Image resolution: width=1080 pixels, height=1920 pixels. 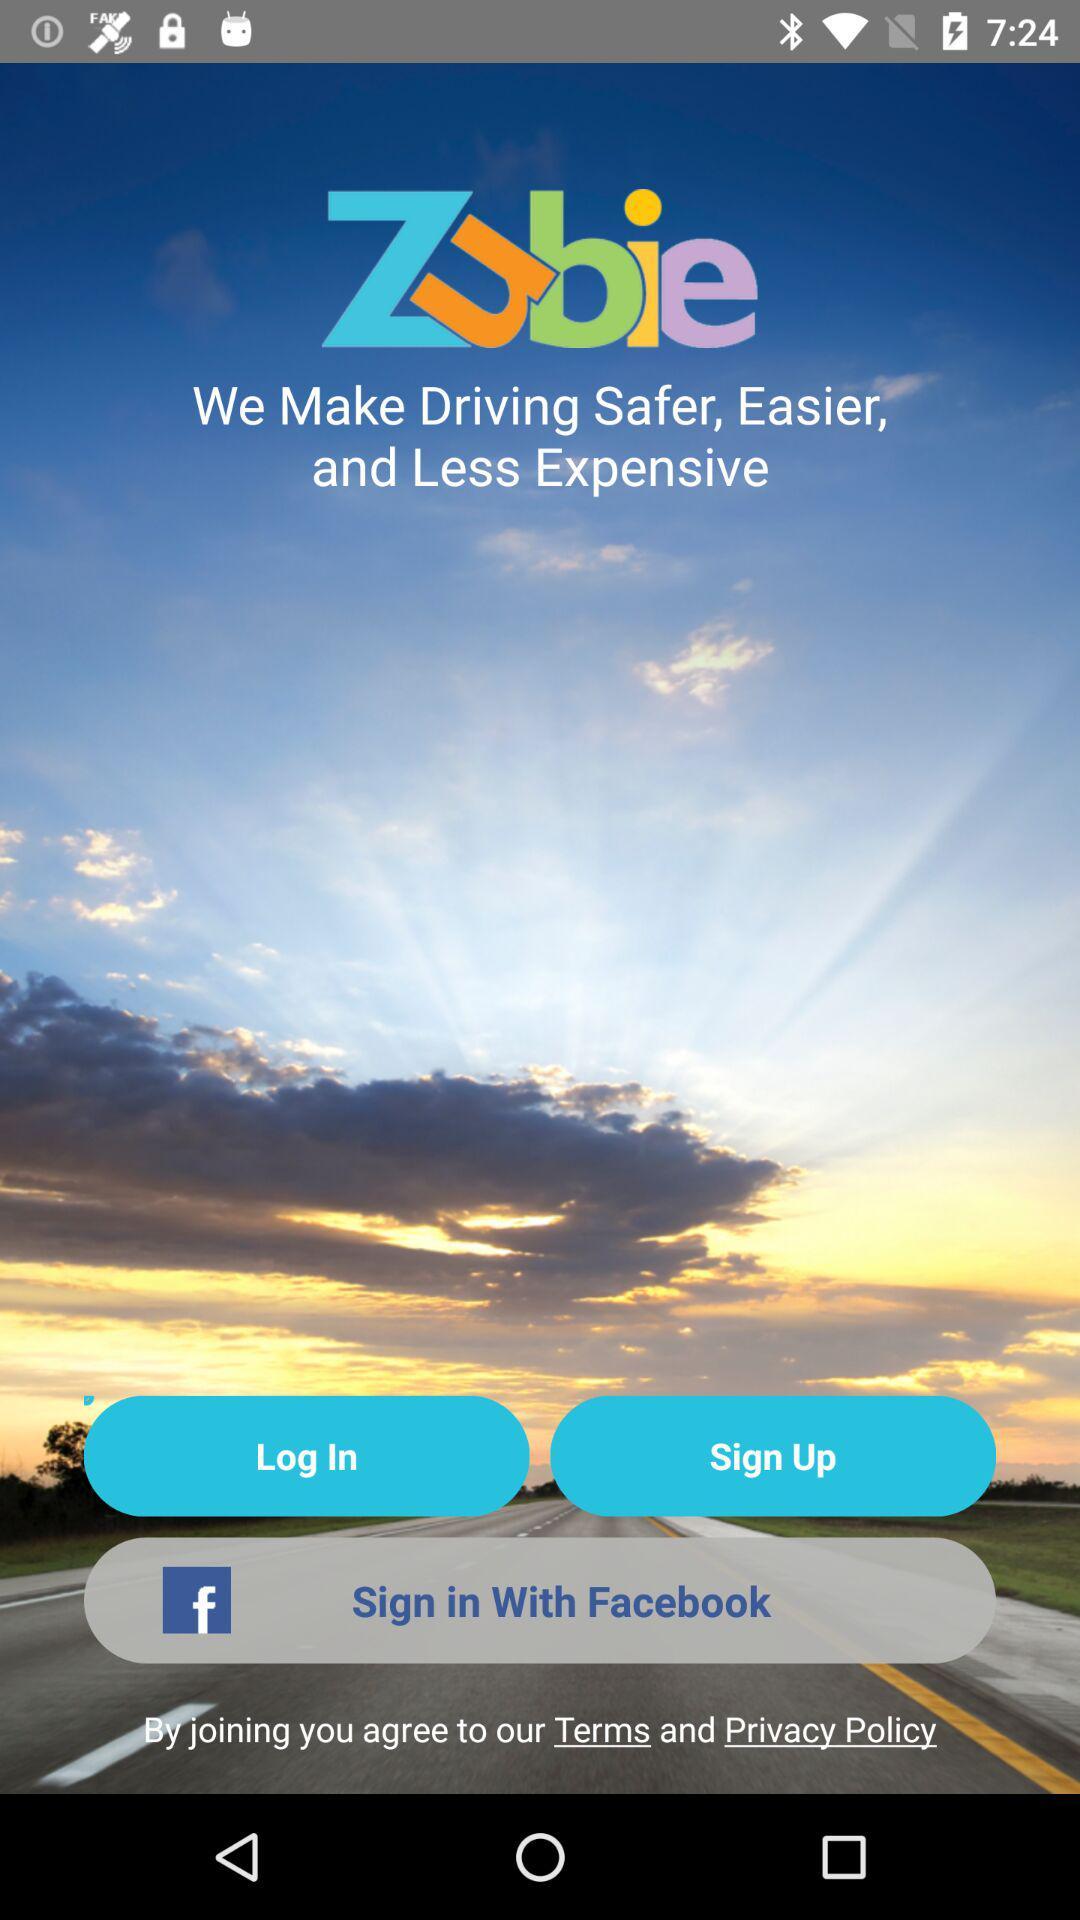 What do you see at coordinates (772, 1456) in the screenshot?
I see `the item to the right of the log in icon` at bounding box center [772, 1456].